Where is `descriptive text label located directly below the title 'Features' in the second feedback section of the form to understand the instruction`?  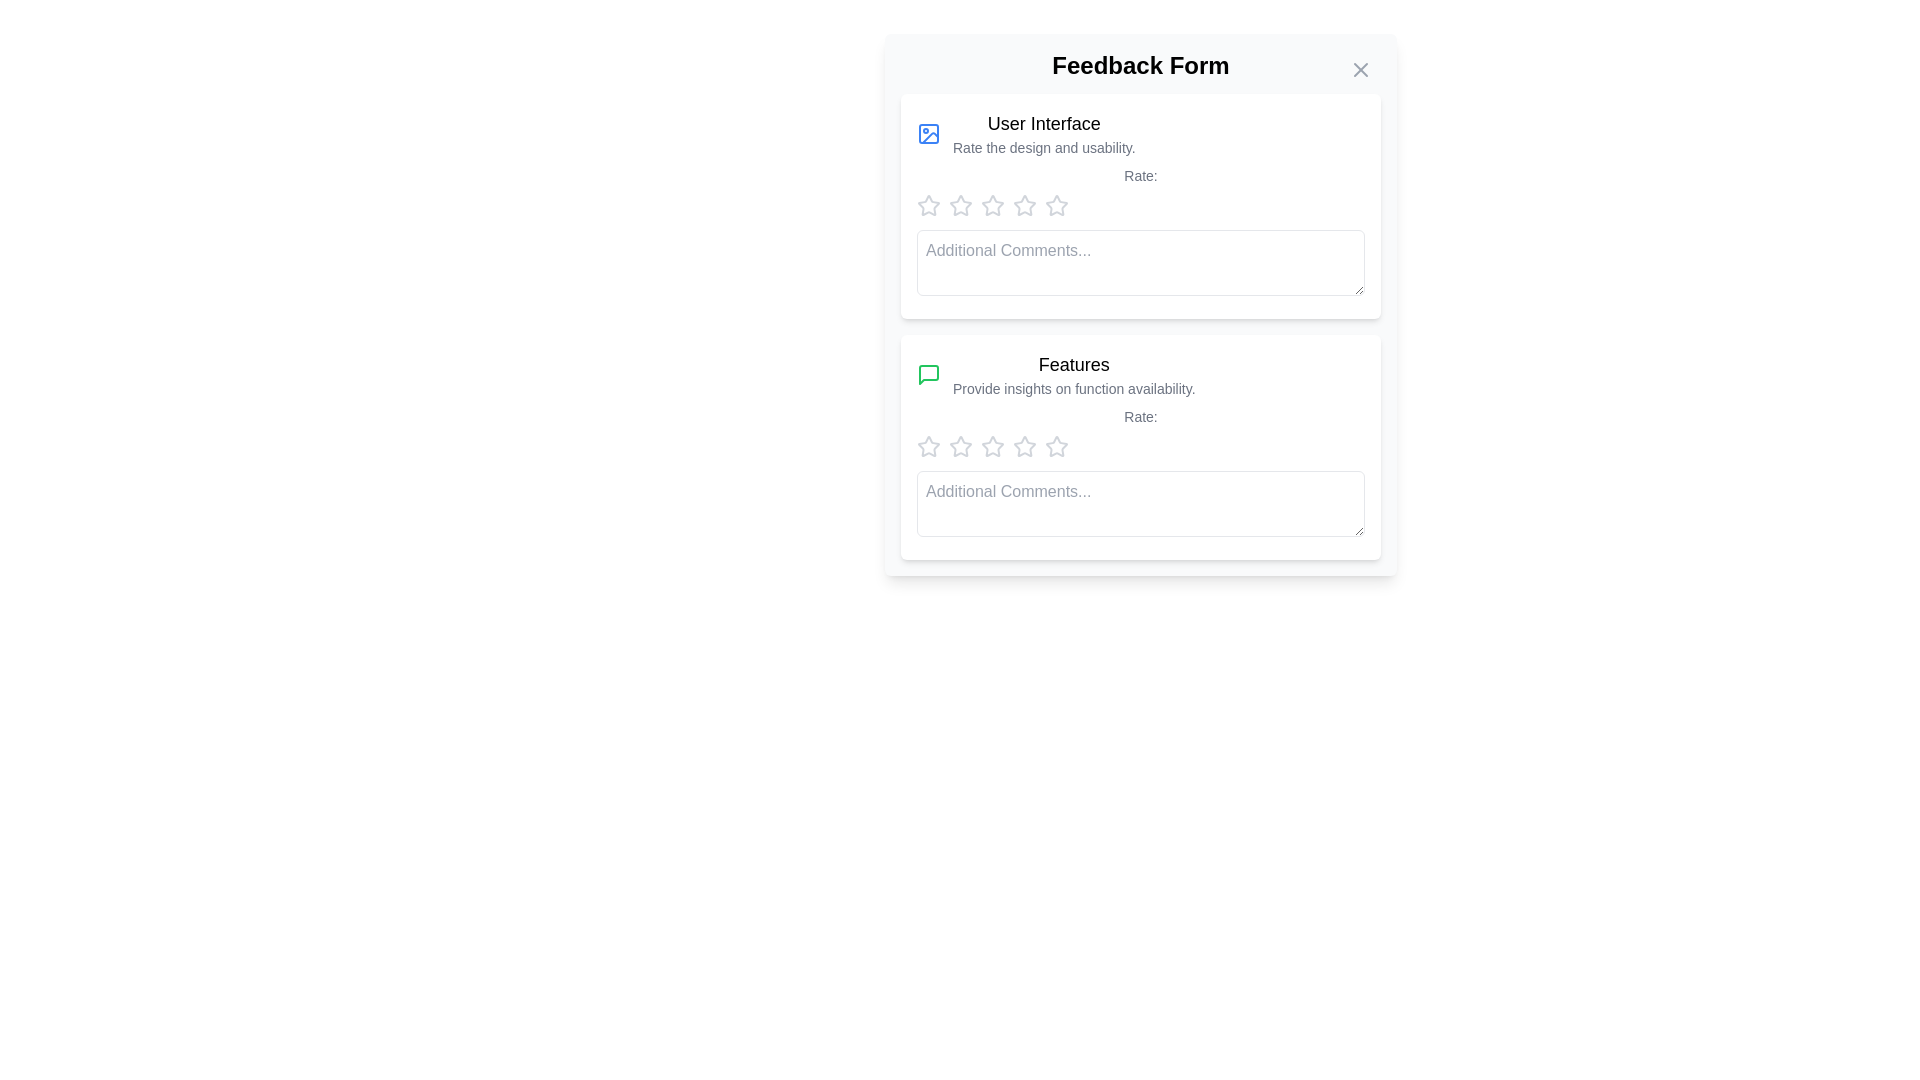 descriptive text label located directly below the title 'Features' in the second feedback section of the form to understand the instruction is located at coordinates (1073, 389).